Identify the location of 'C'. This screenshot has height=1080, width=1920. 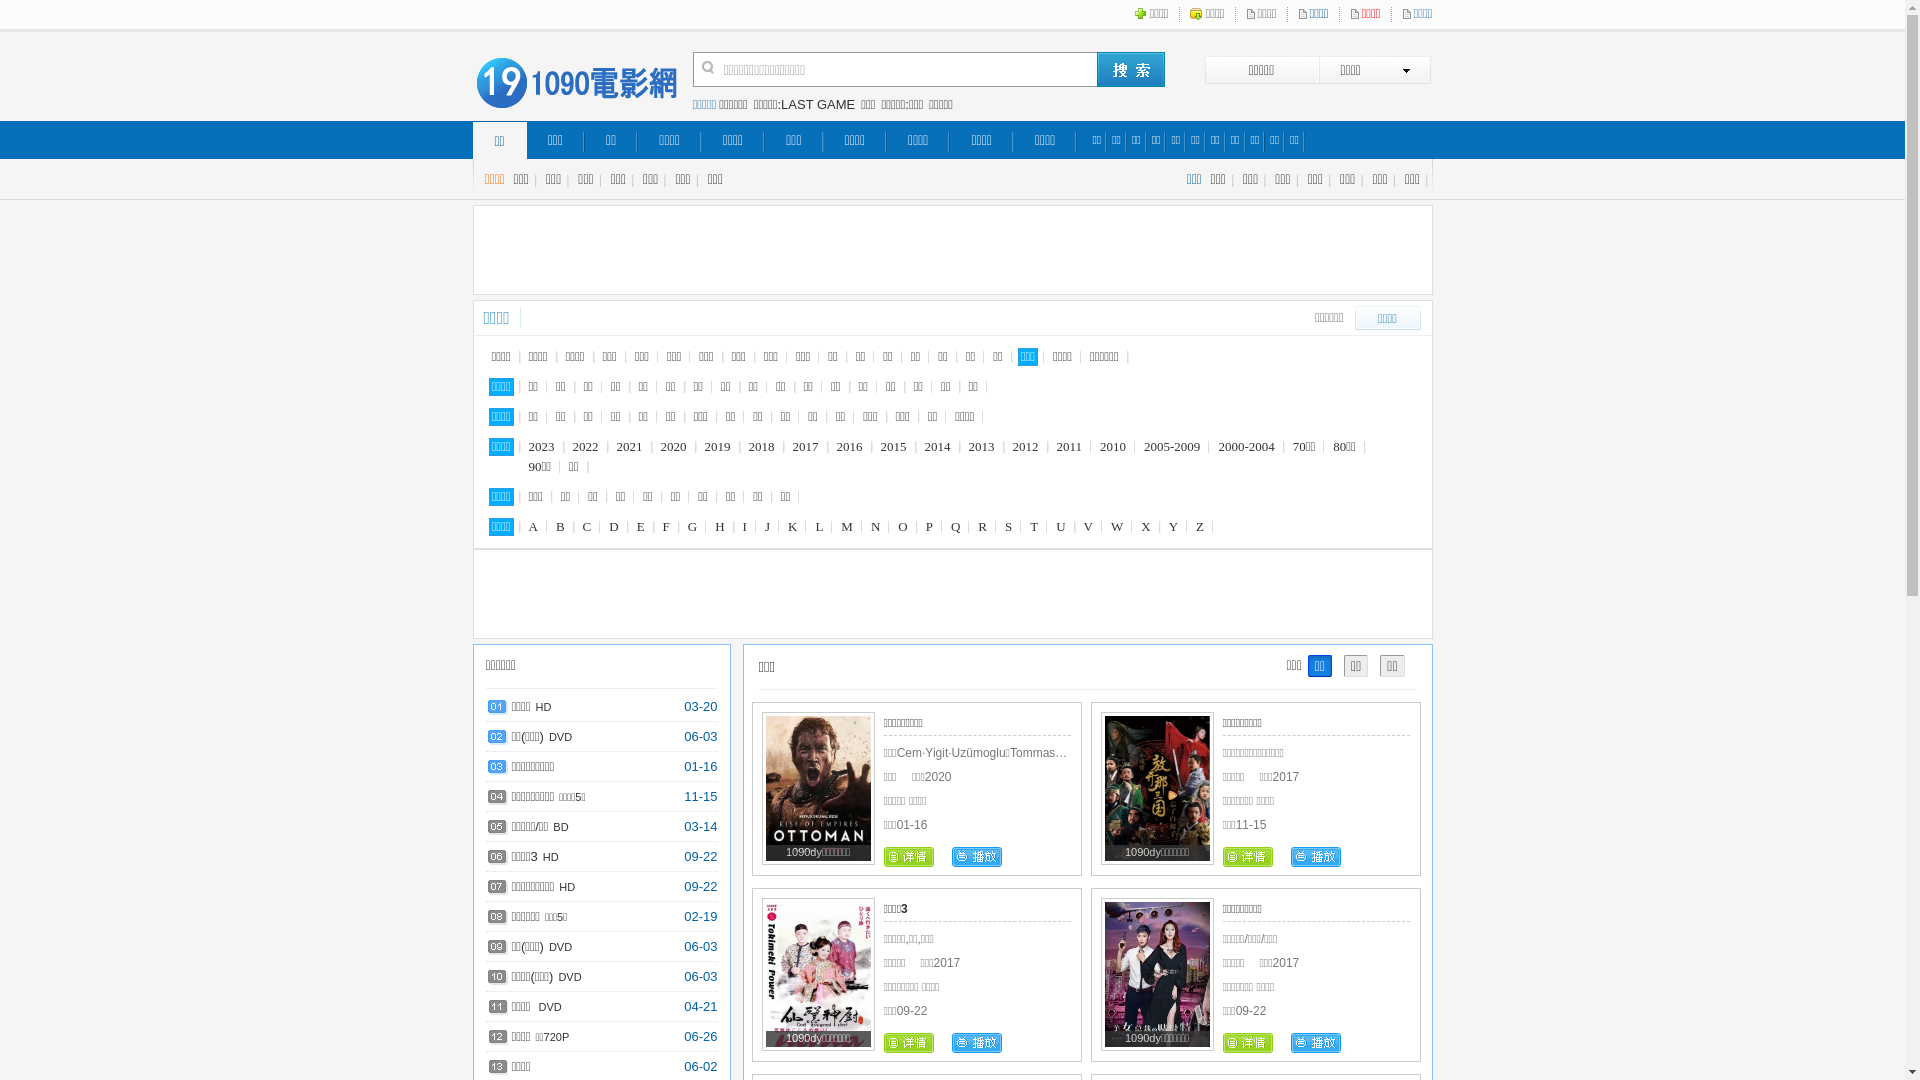
(586, 526).